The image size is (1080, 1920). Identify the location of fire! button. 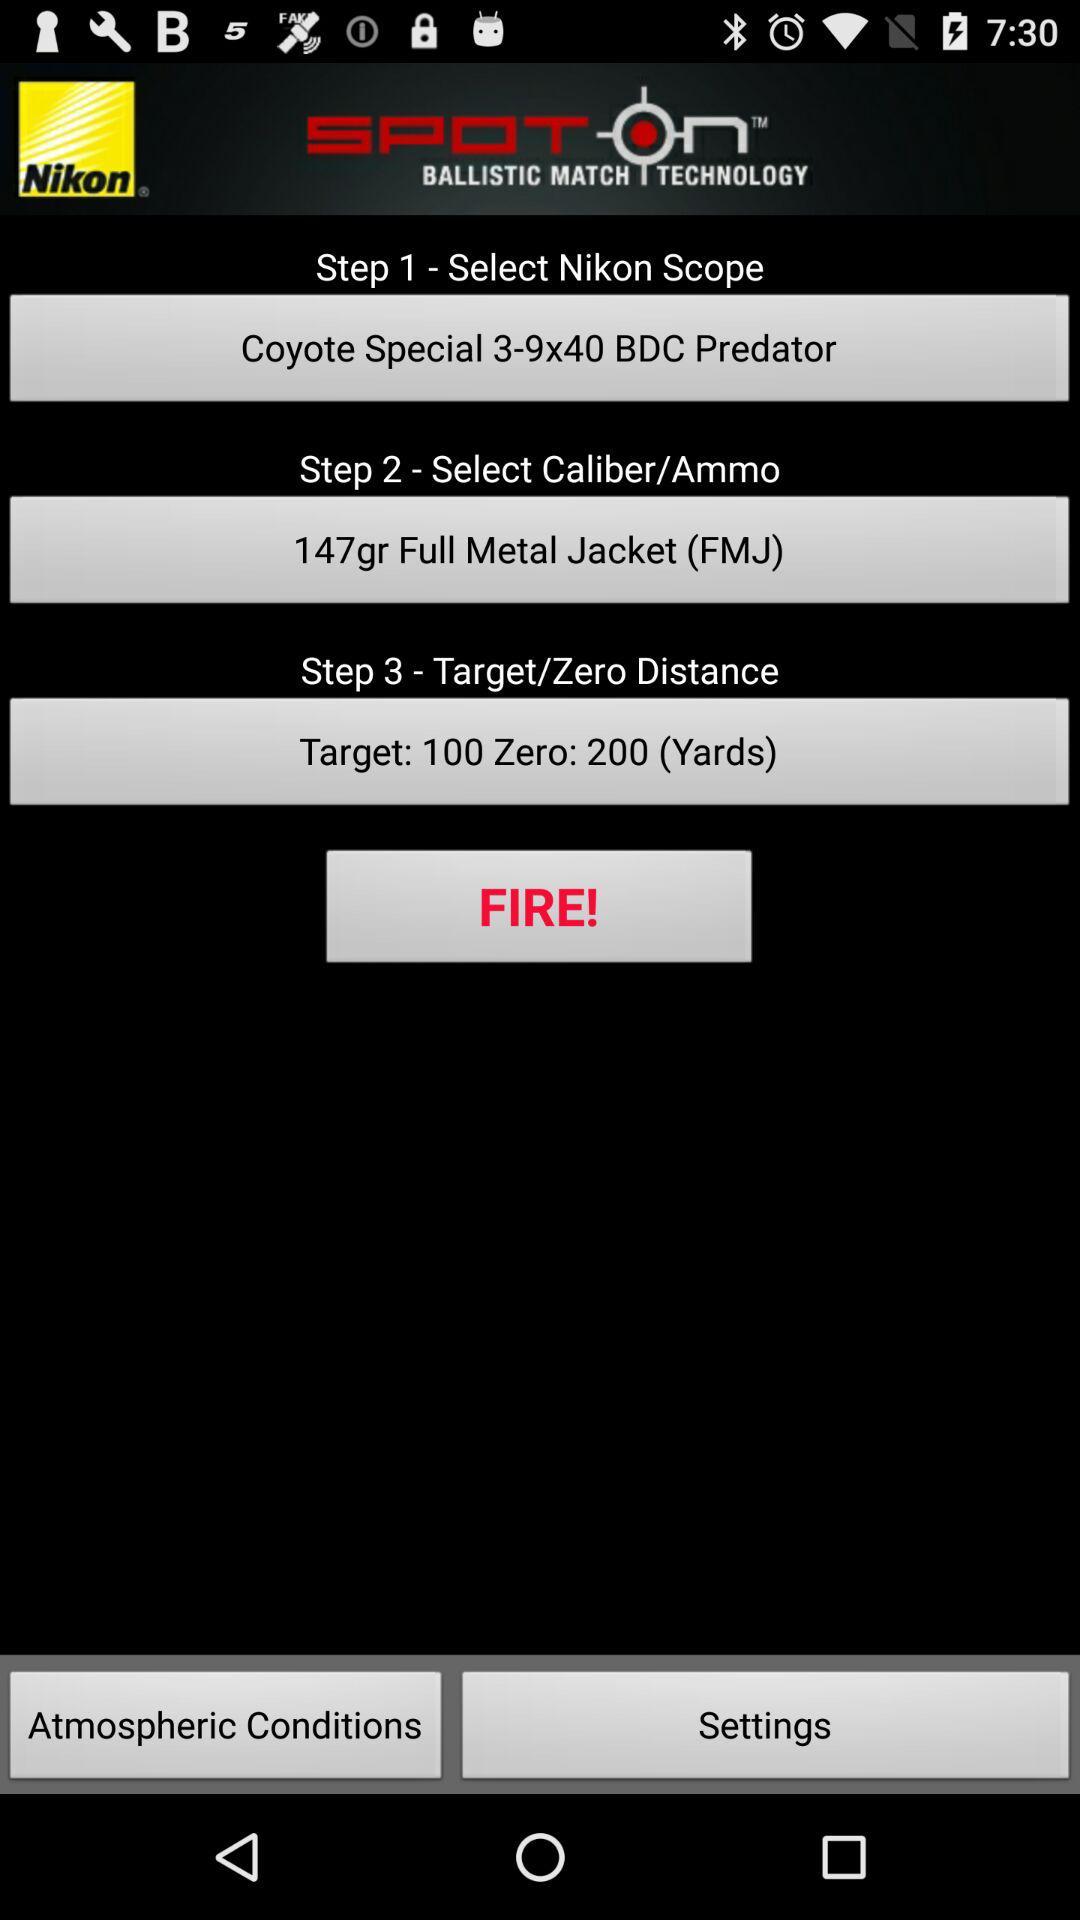
(538, 911).